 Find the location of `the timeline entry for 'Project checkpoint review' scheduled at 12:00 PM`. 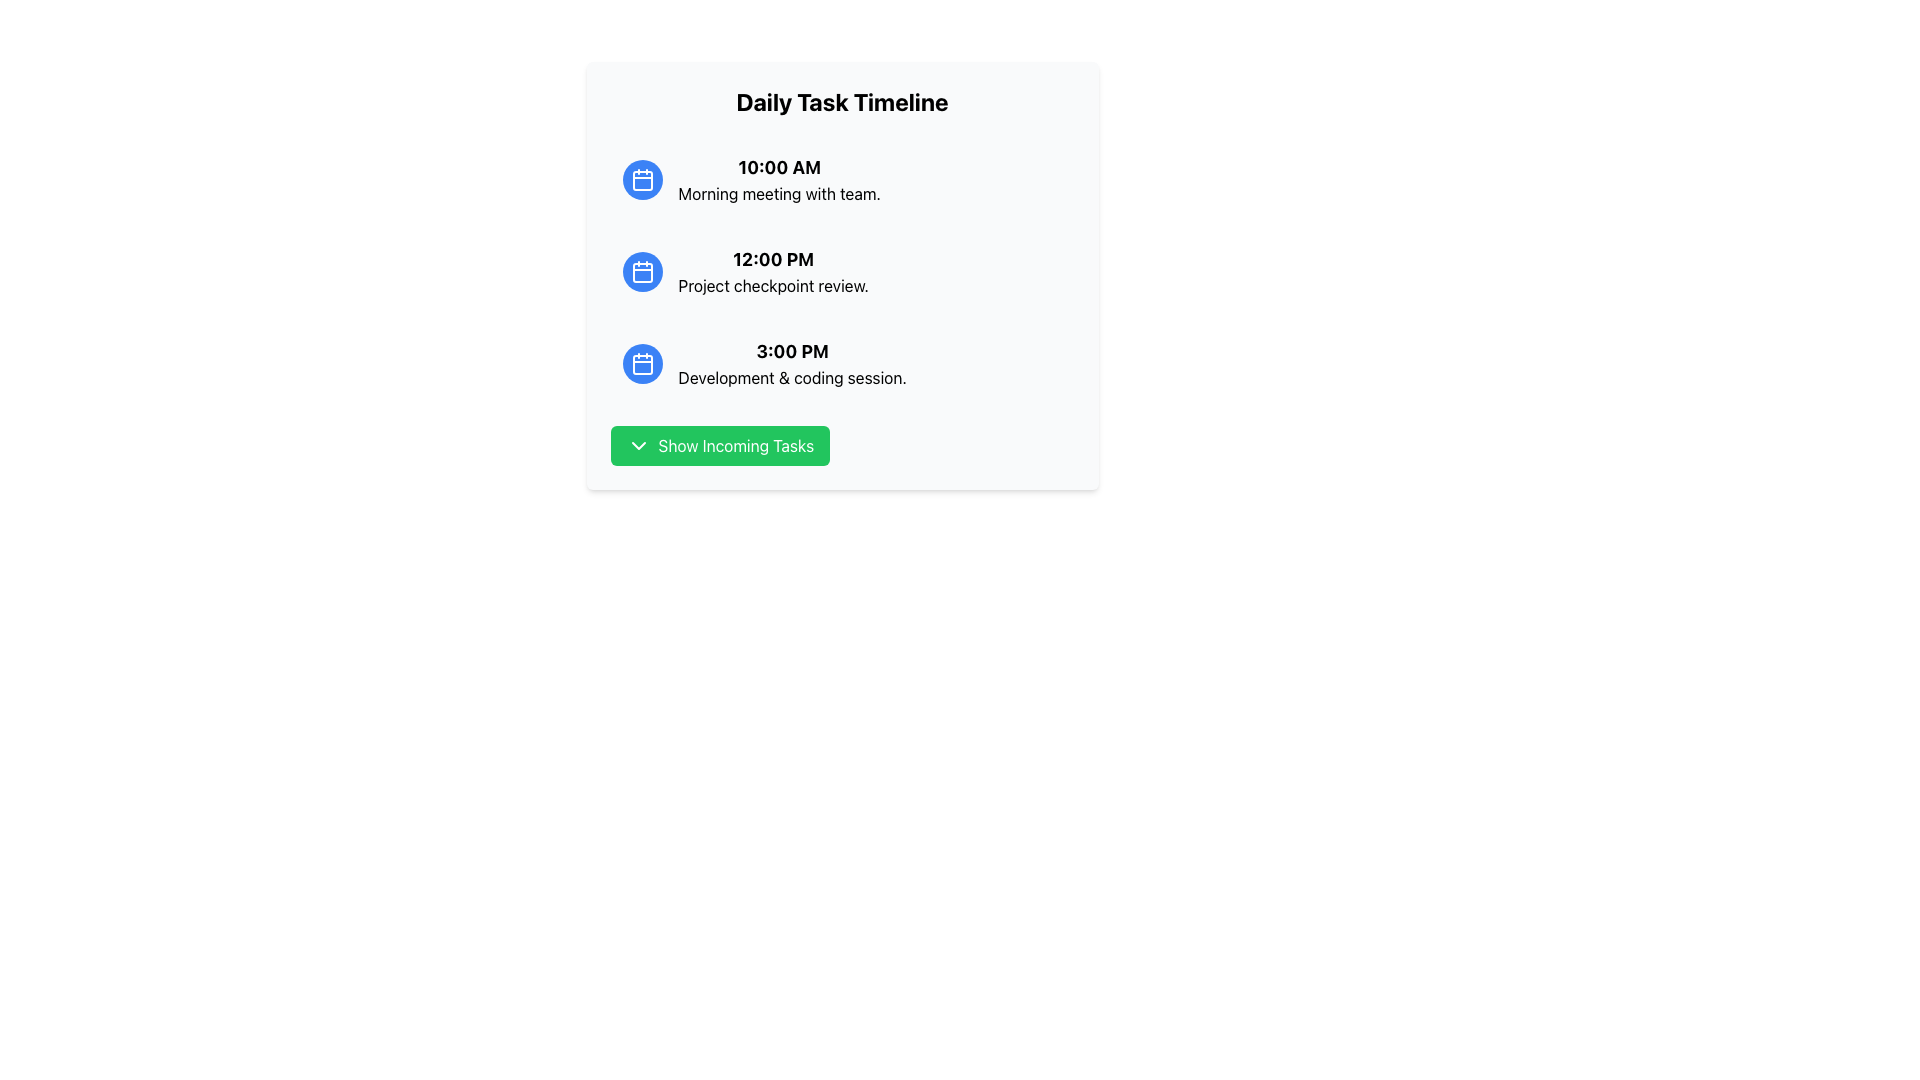

the timeline entry for 'Project checkpoint review' scheduled at 12:00 PM is located at coordinates (772, 272).